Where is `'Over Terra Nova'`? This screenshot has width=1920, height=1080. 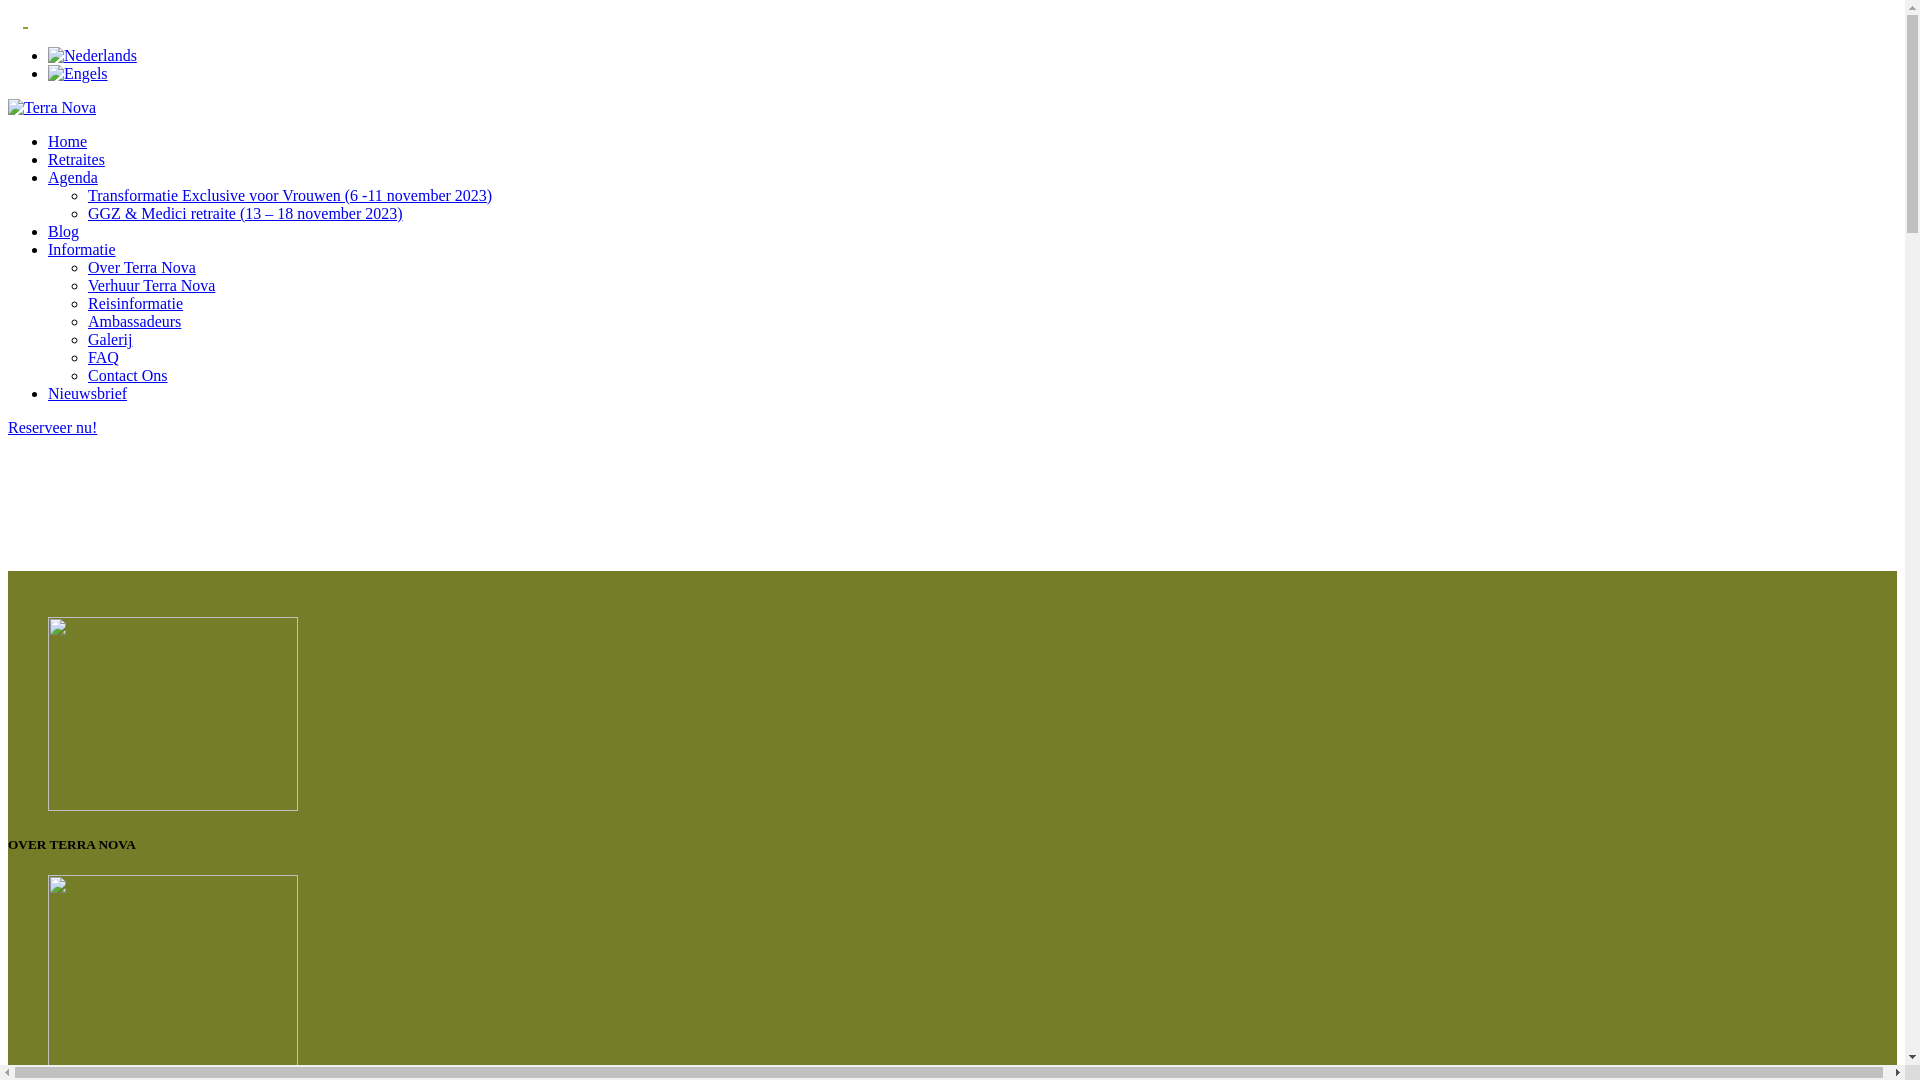
'Over Terra Nova' is located at coordinates (141, 266).